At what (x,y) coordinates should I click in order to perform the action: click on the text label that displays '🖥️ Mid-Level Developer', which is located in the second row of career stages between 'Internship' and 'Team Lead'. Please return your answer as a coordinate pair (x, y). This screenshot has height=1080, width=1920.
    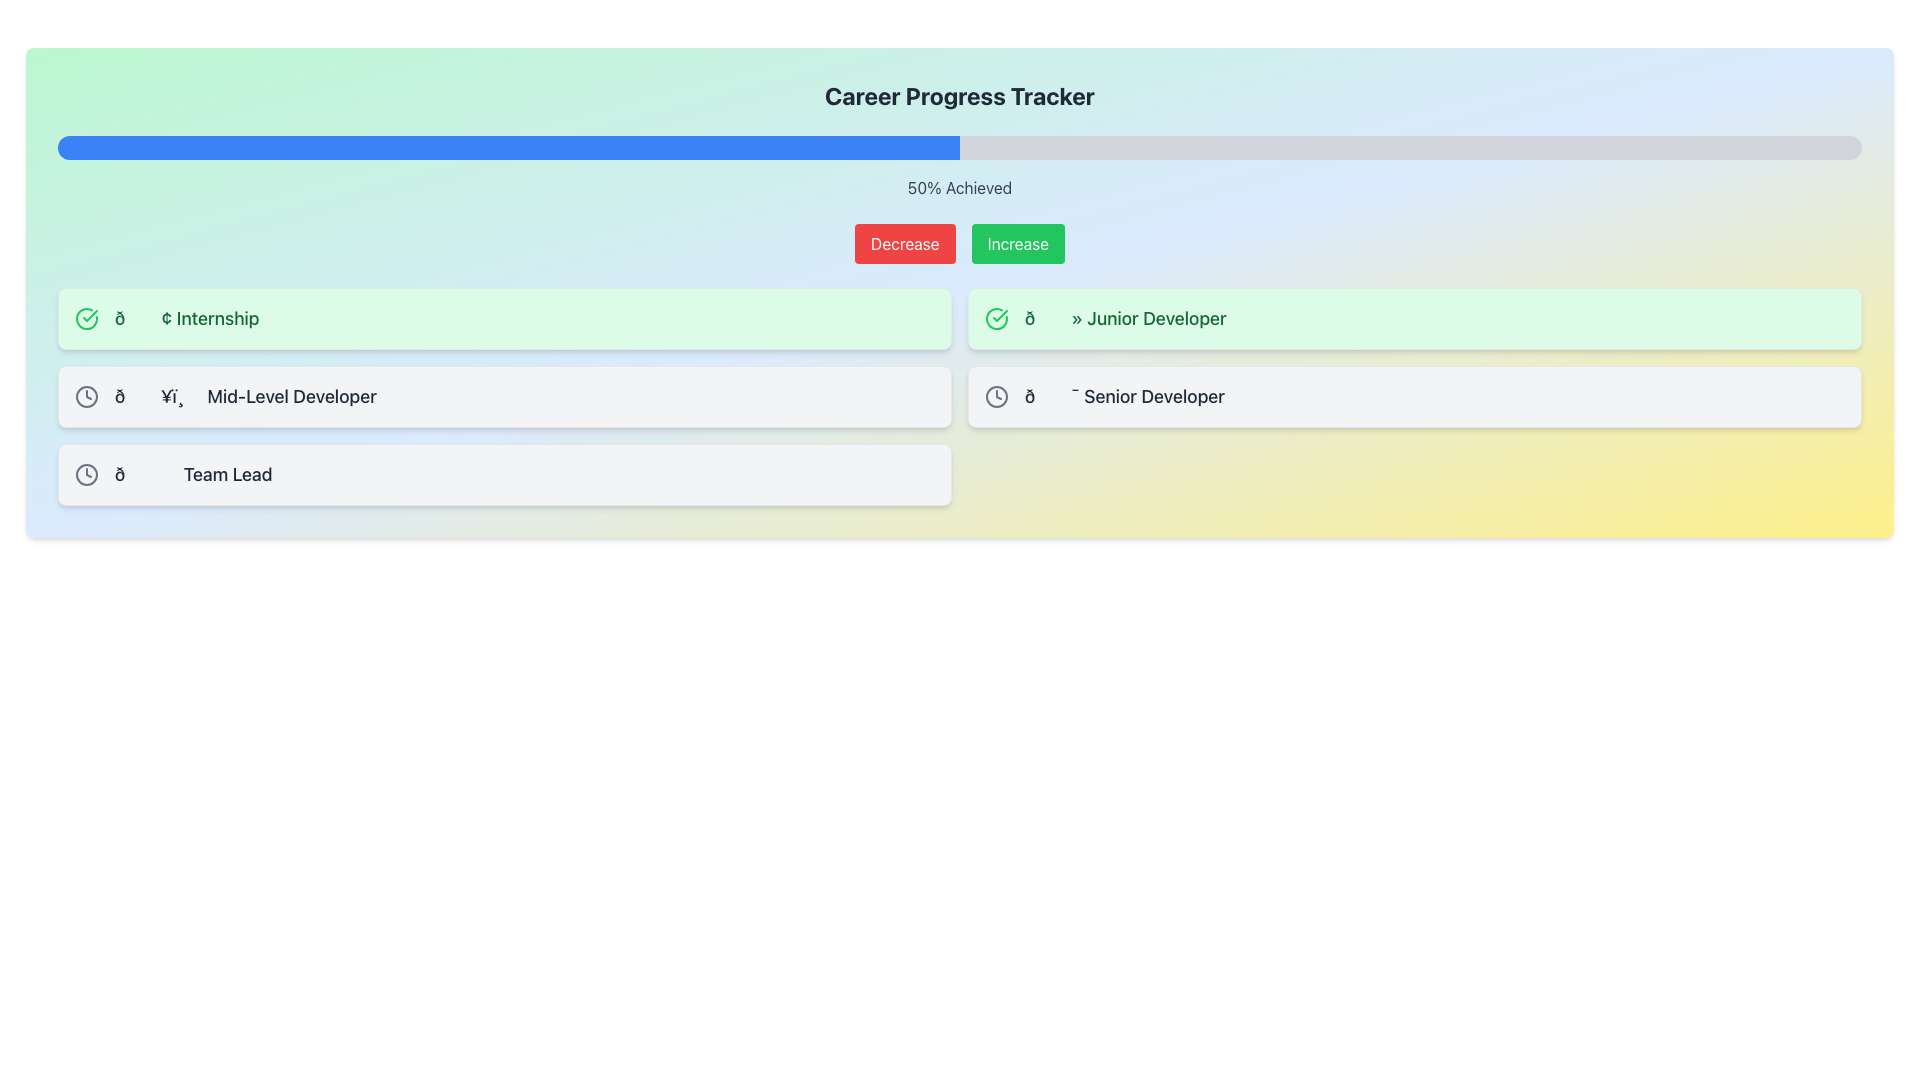
    Looking at the image, I should click on (244, 397).